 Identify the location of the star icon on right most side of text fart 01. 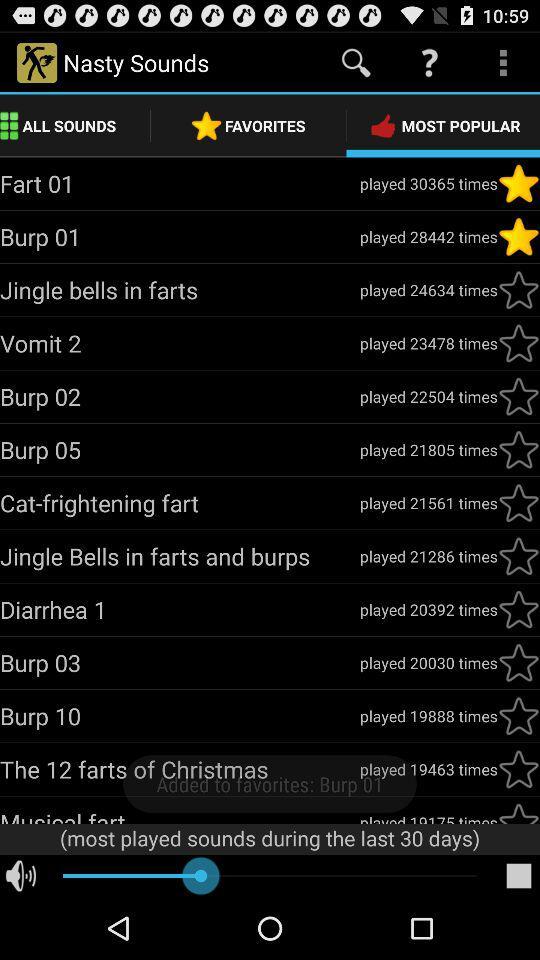
(518, 184).